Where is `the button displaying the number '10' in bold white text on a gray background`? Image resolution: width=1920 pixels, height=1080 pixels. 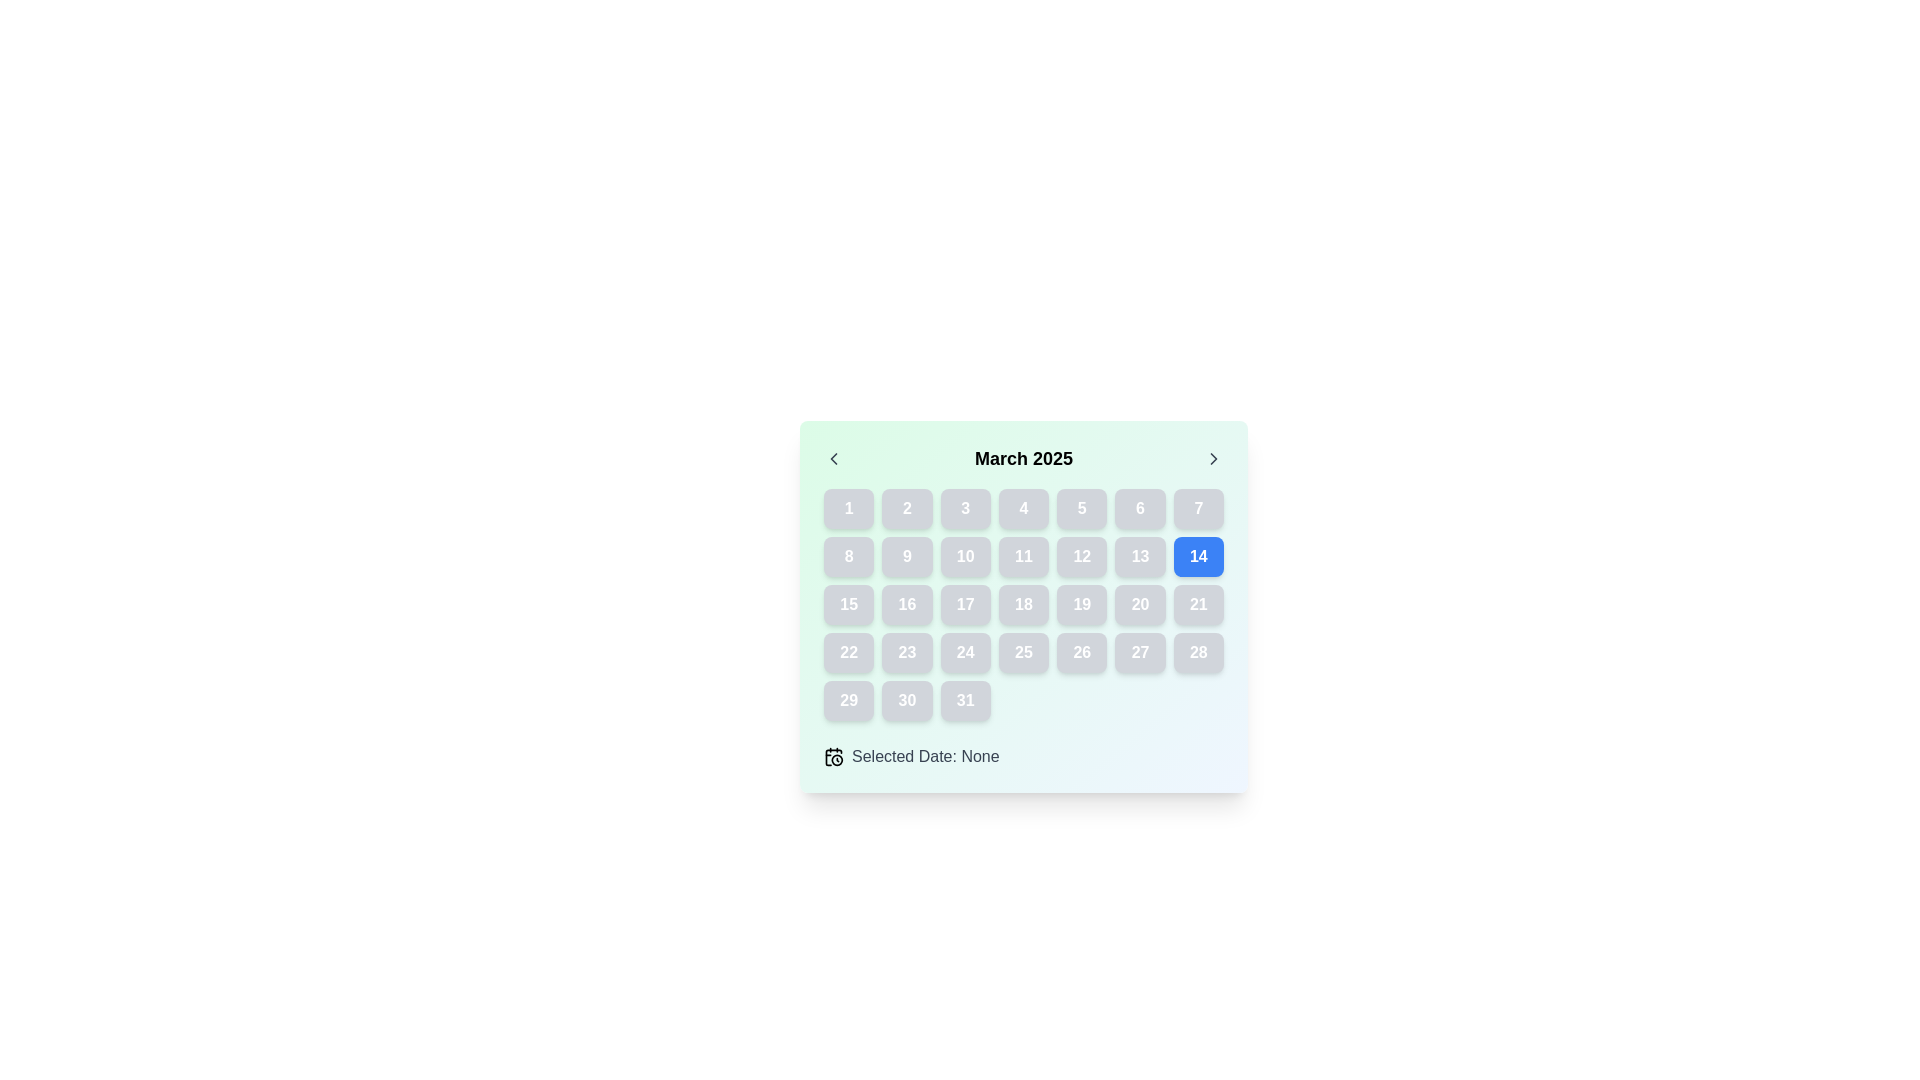
the button displaying the number '10' in bold white text on a gray background is located at coordinates (965, 556).